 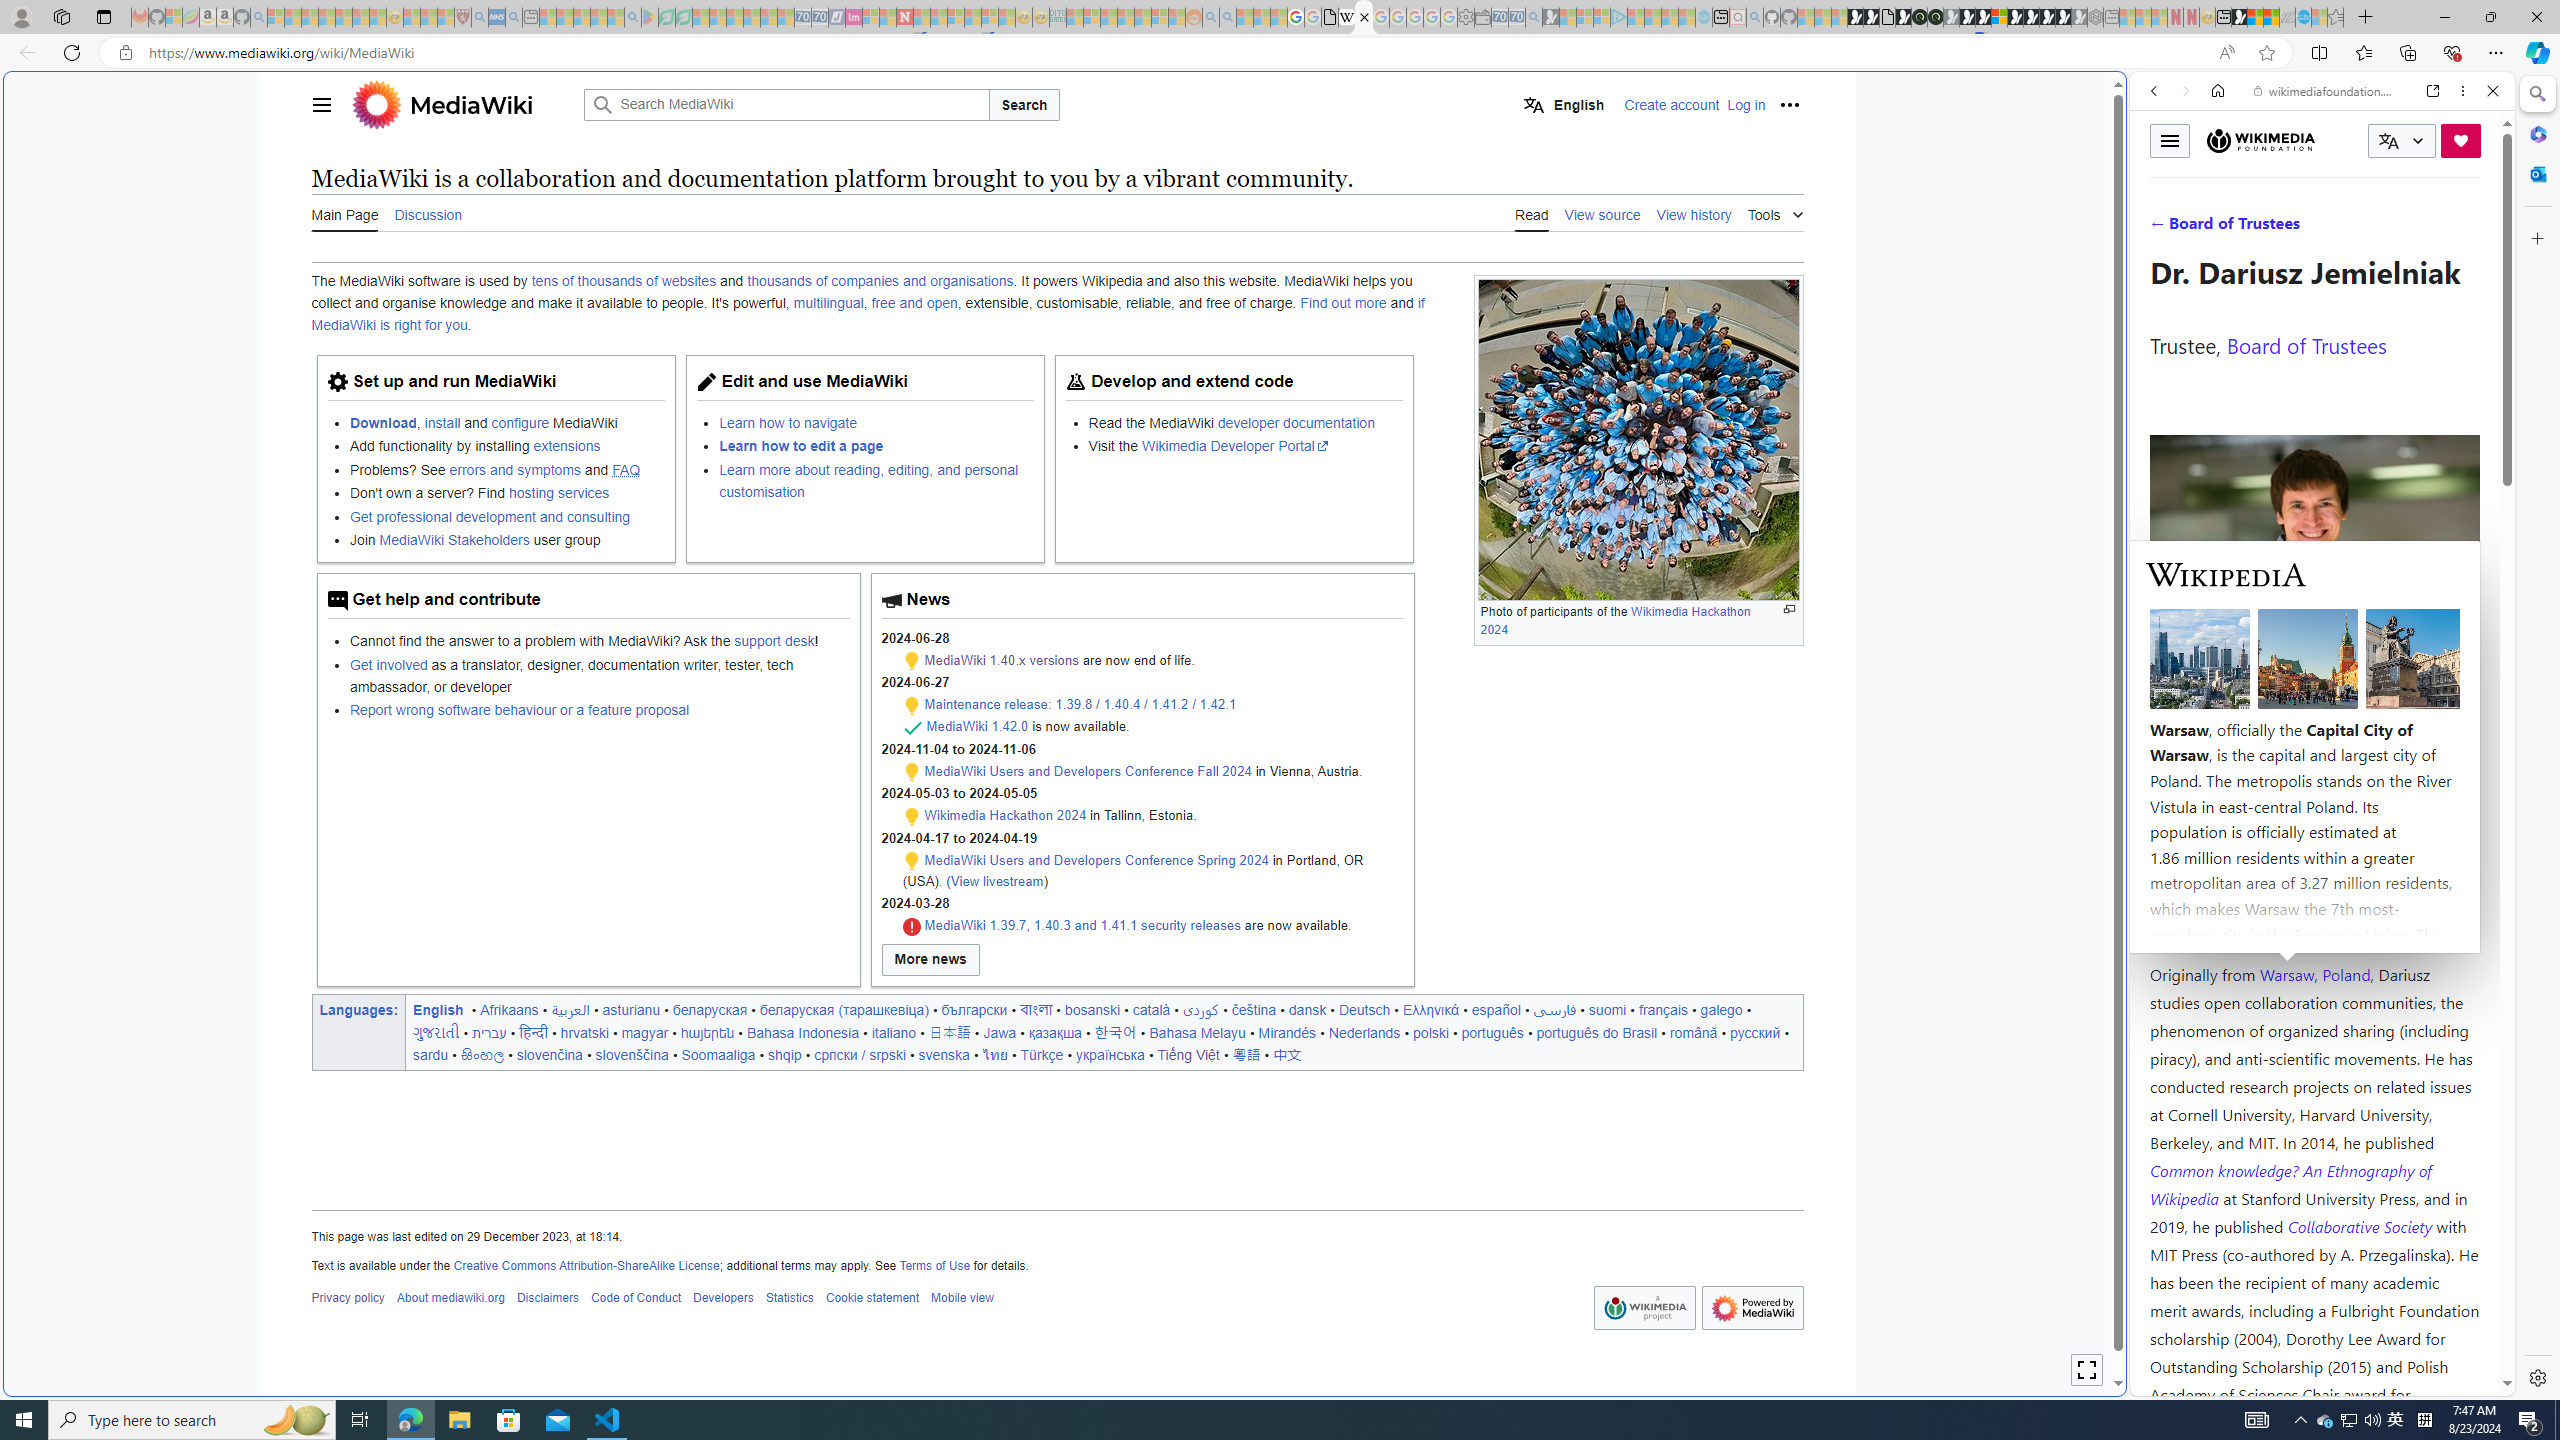 What do you see at coordinates (943, 1053) in the screenshot?
I see `'svenska'` at bounding box center [943, 1053].